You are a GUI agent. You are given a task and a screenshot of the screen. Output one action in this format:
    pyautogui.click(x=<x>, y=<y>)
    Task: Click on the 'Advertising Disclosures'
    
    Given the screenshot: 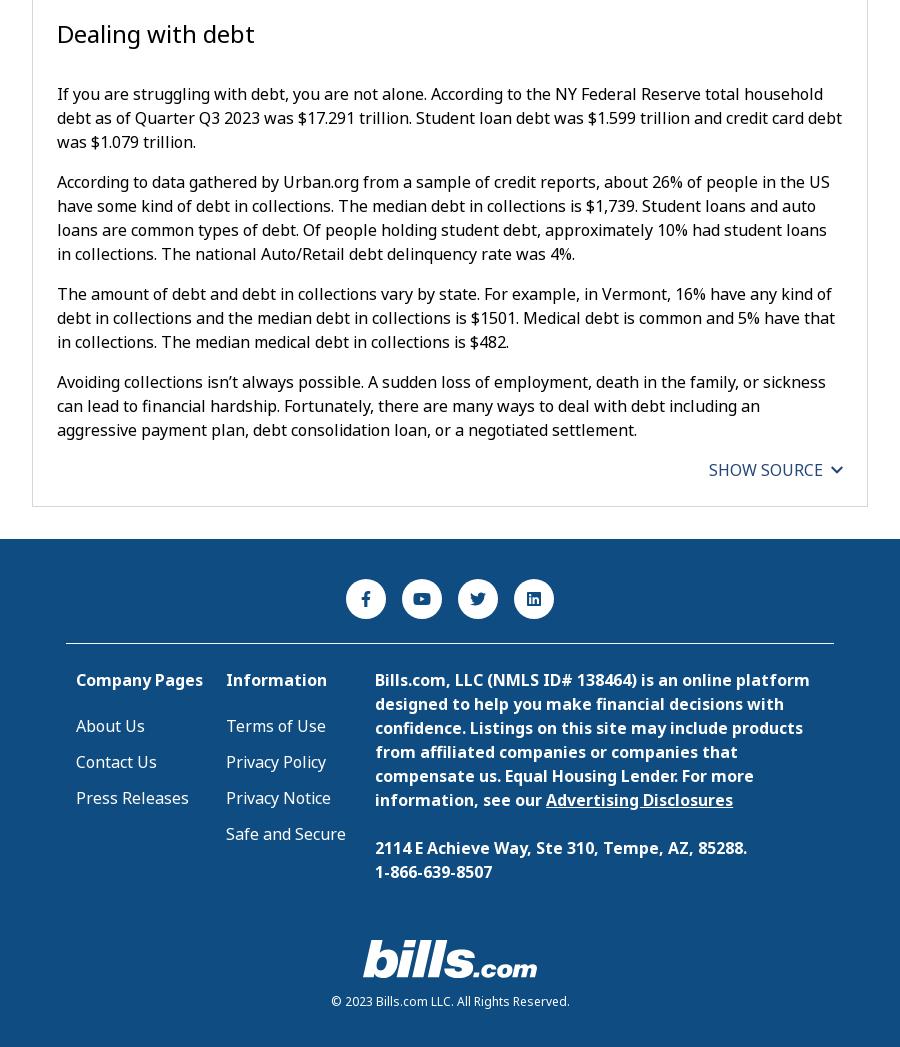 What is the action you would take?
    pyautogui.click(x=639, y=799)
    